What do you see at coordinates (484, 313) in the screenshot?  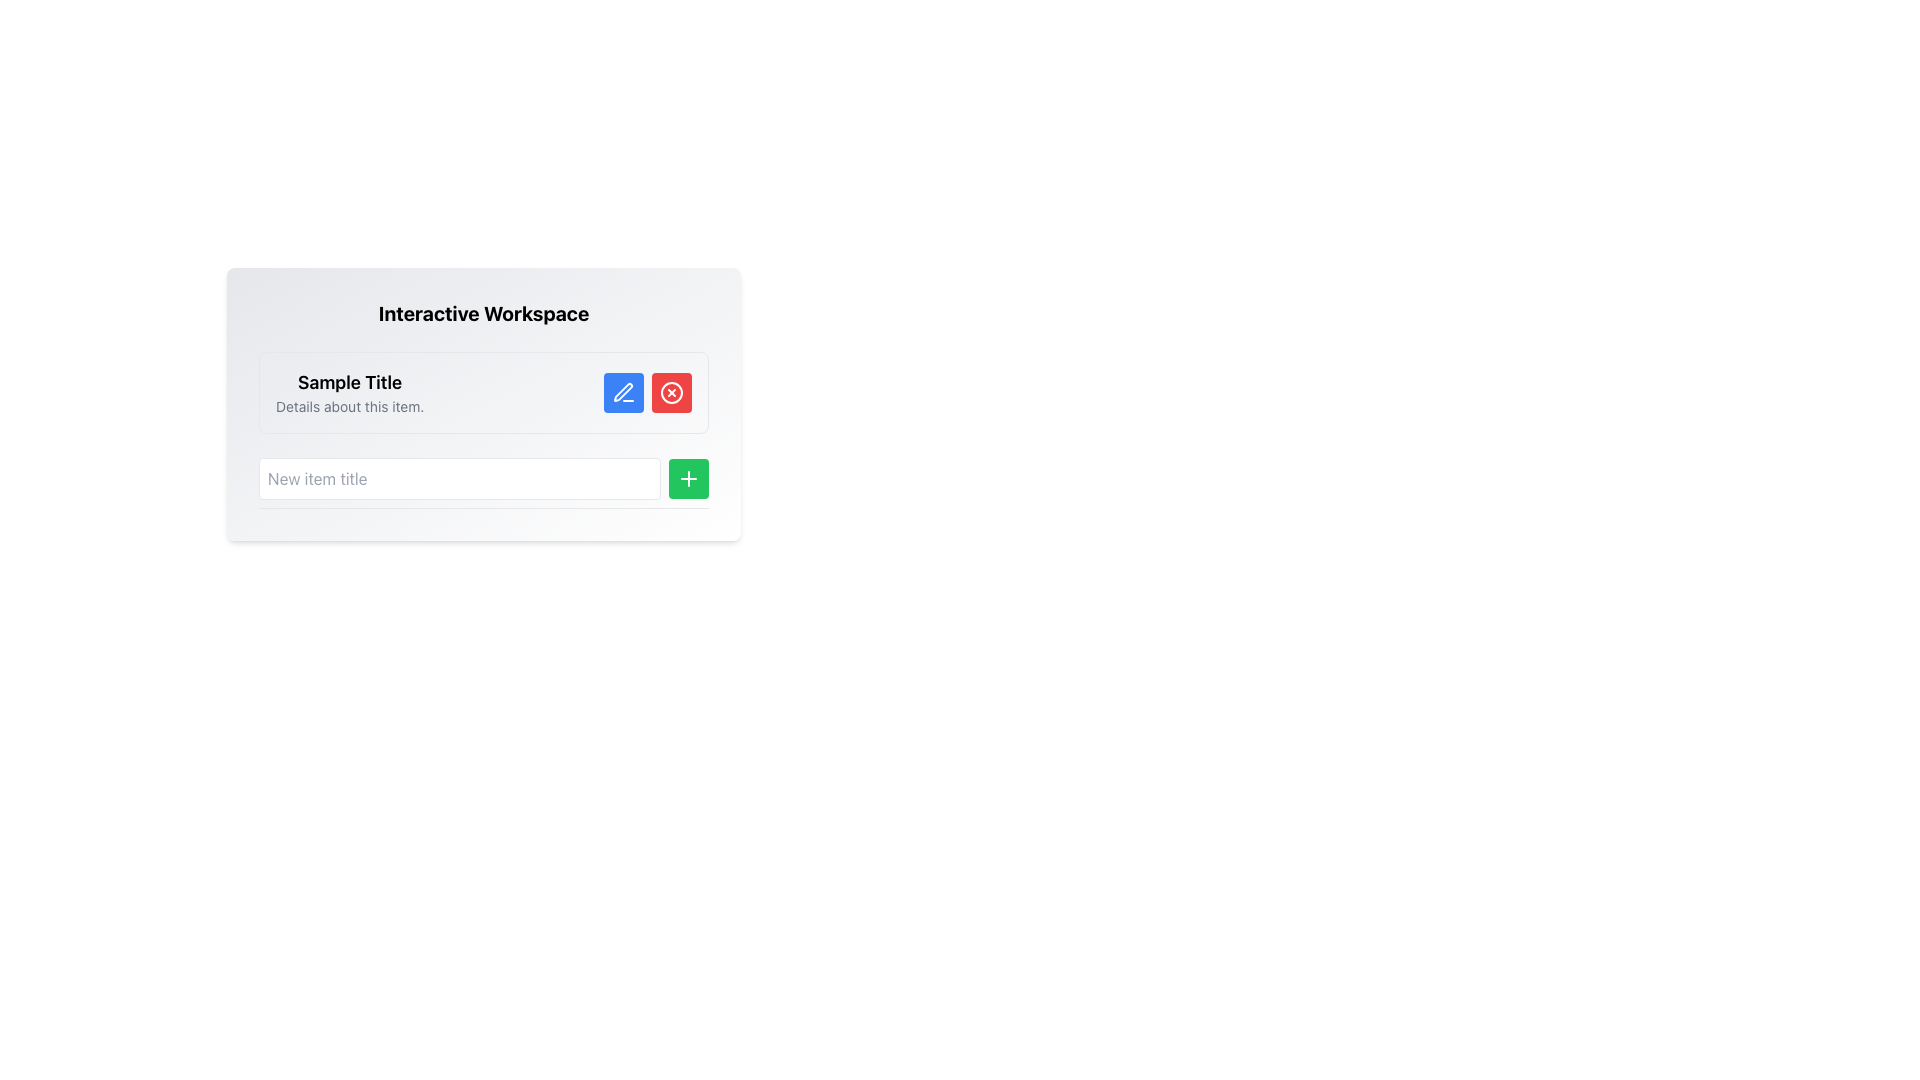 I see `text of the bold header labeled 'Interactive Workspace' located at the top of the light-gray rounded box` at bounding box center [484, 313].